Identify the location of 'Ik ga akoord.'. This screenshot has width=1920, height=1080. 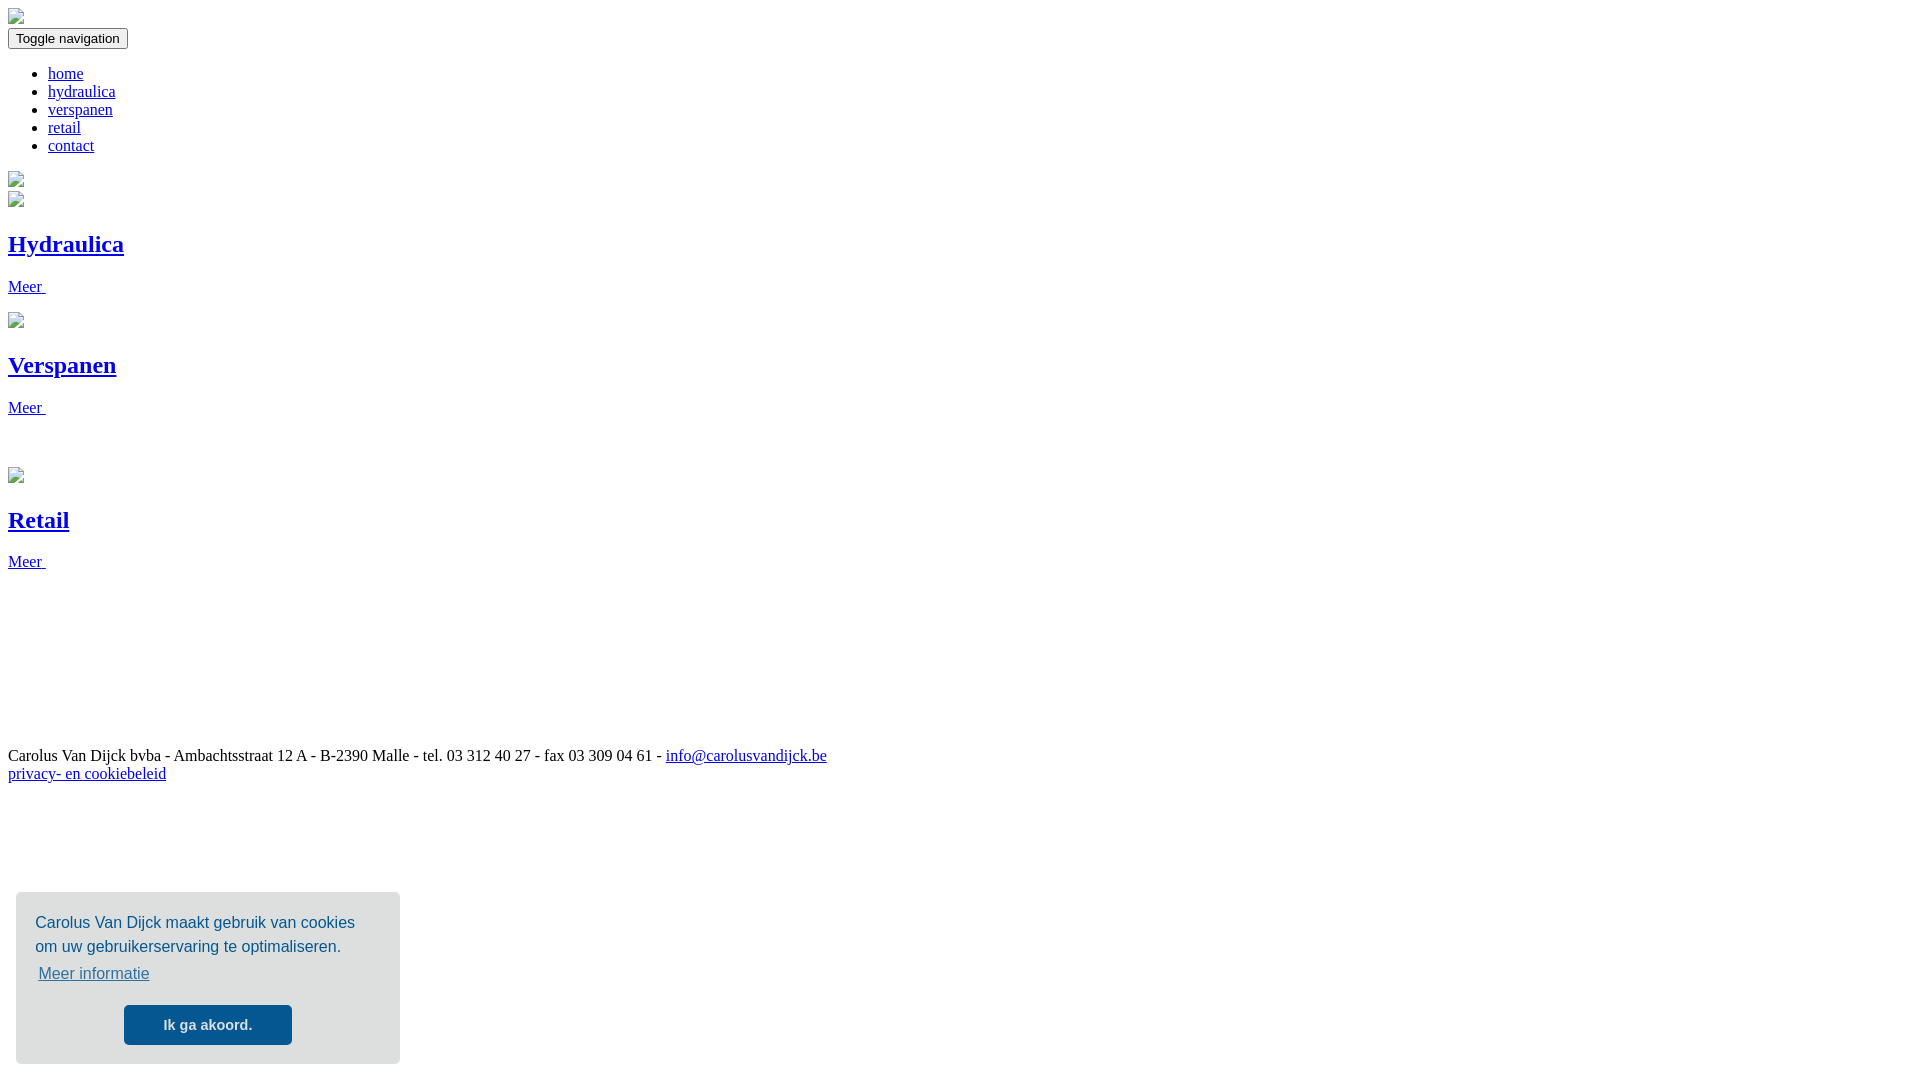
(123, 1025).